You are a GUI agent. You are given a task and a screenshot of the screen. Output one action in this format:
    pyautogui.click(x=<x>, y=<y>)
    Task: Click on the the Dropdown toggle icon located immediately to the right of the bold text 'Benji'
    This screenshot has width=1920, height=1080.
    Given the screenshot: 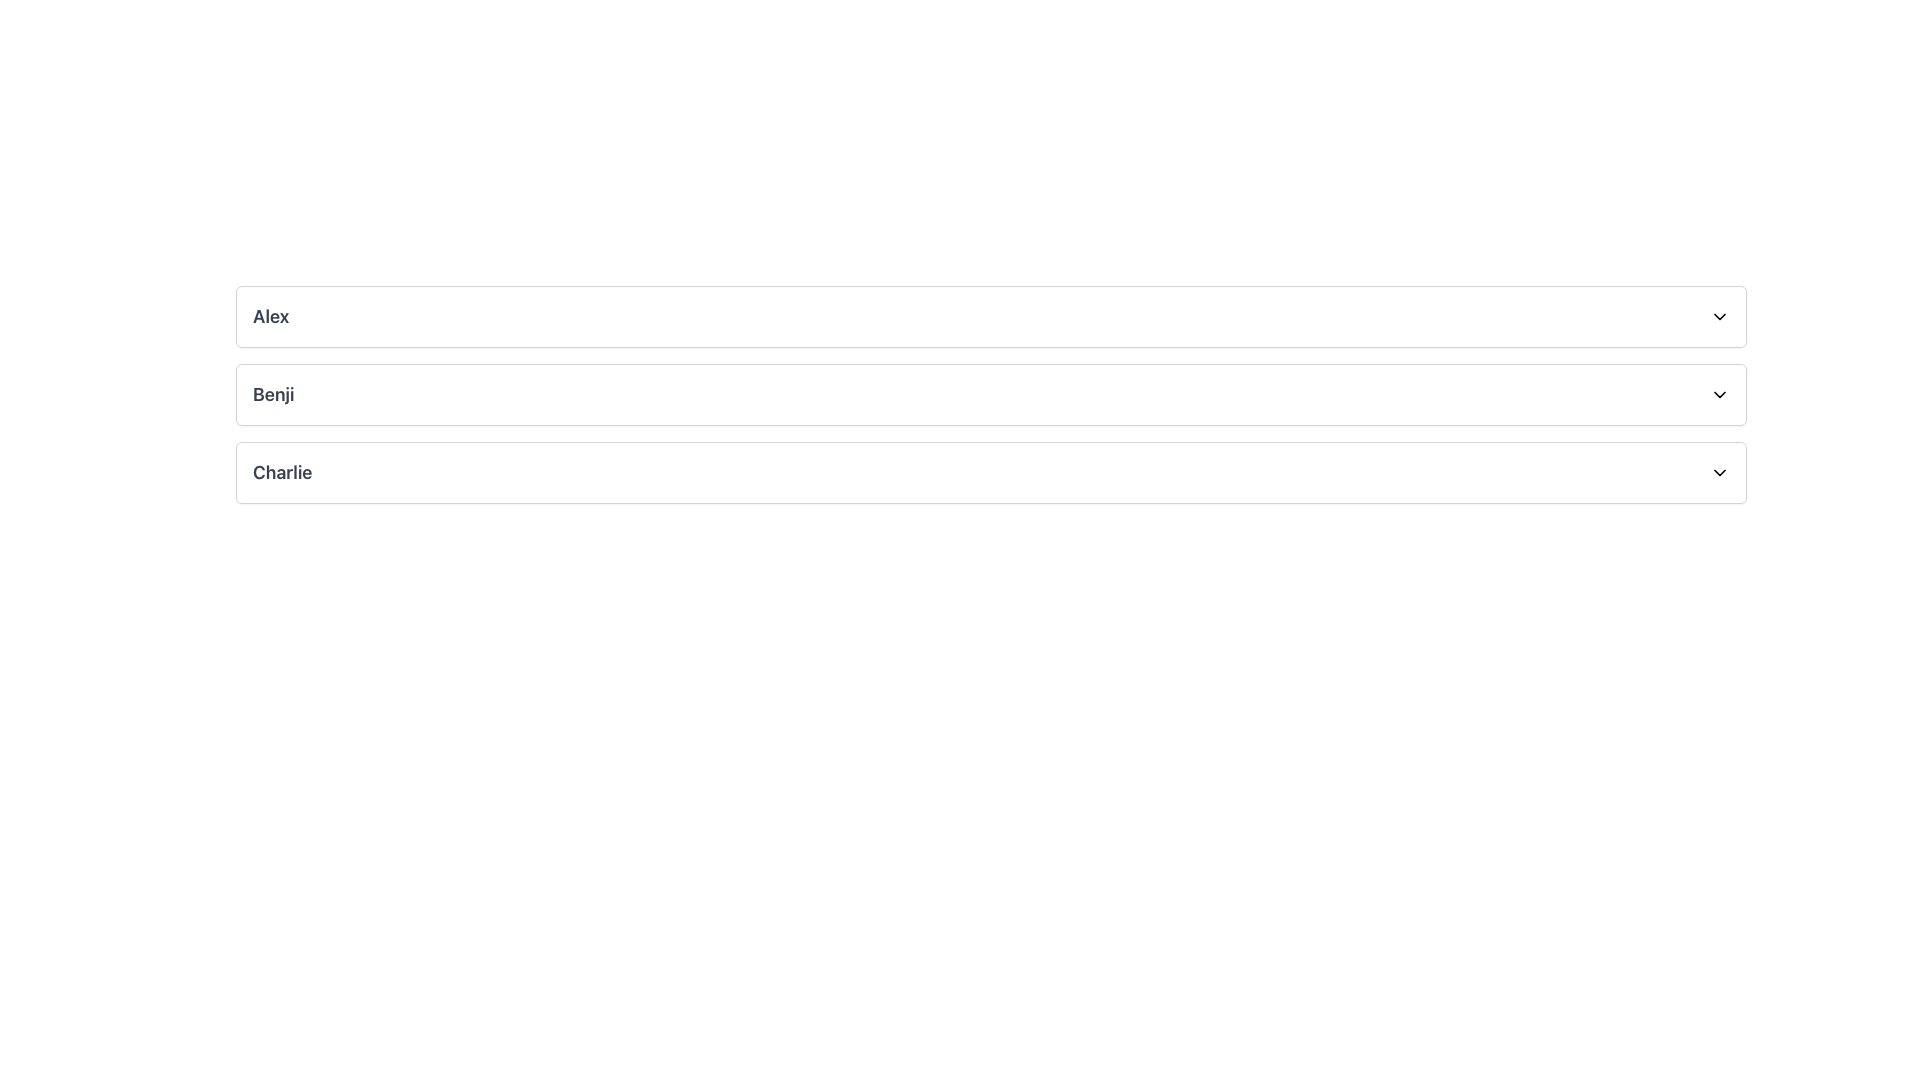 What is the action you would take?
    pyautogui.click(x=1718, y=394)
    